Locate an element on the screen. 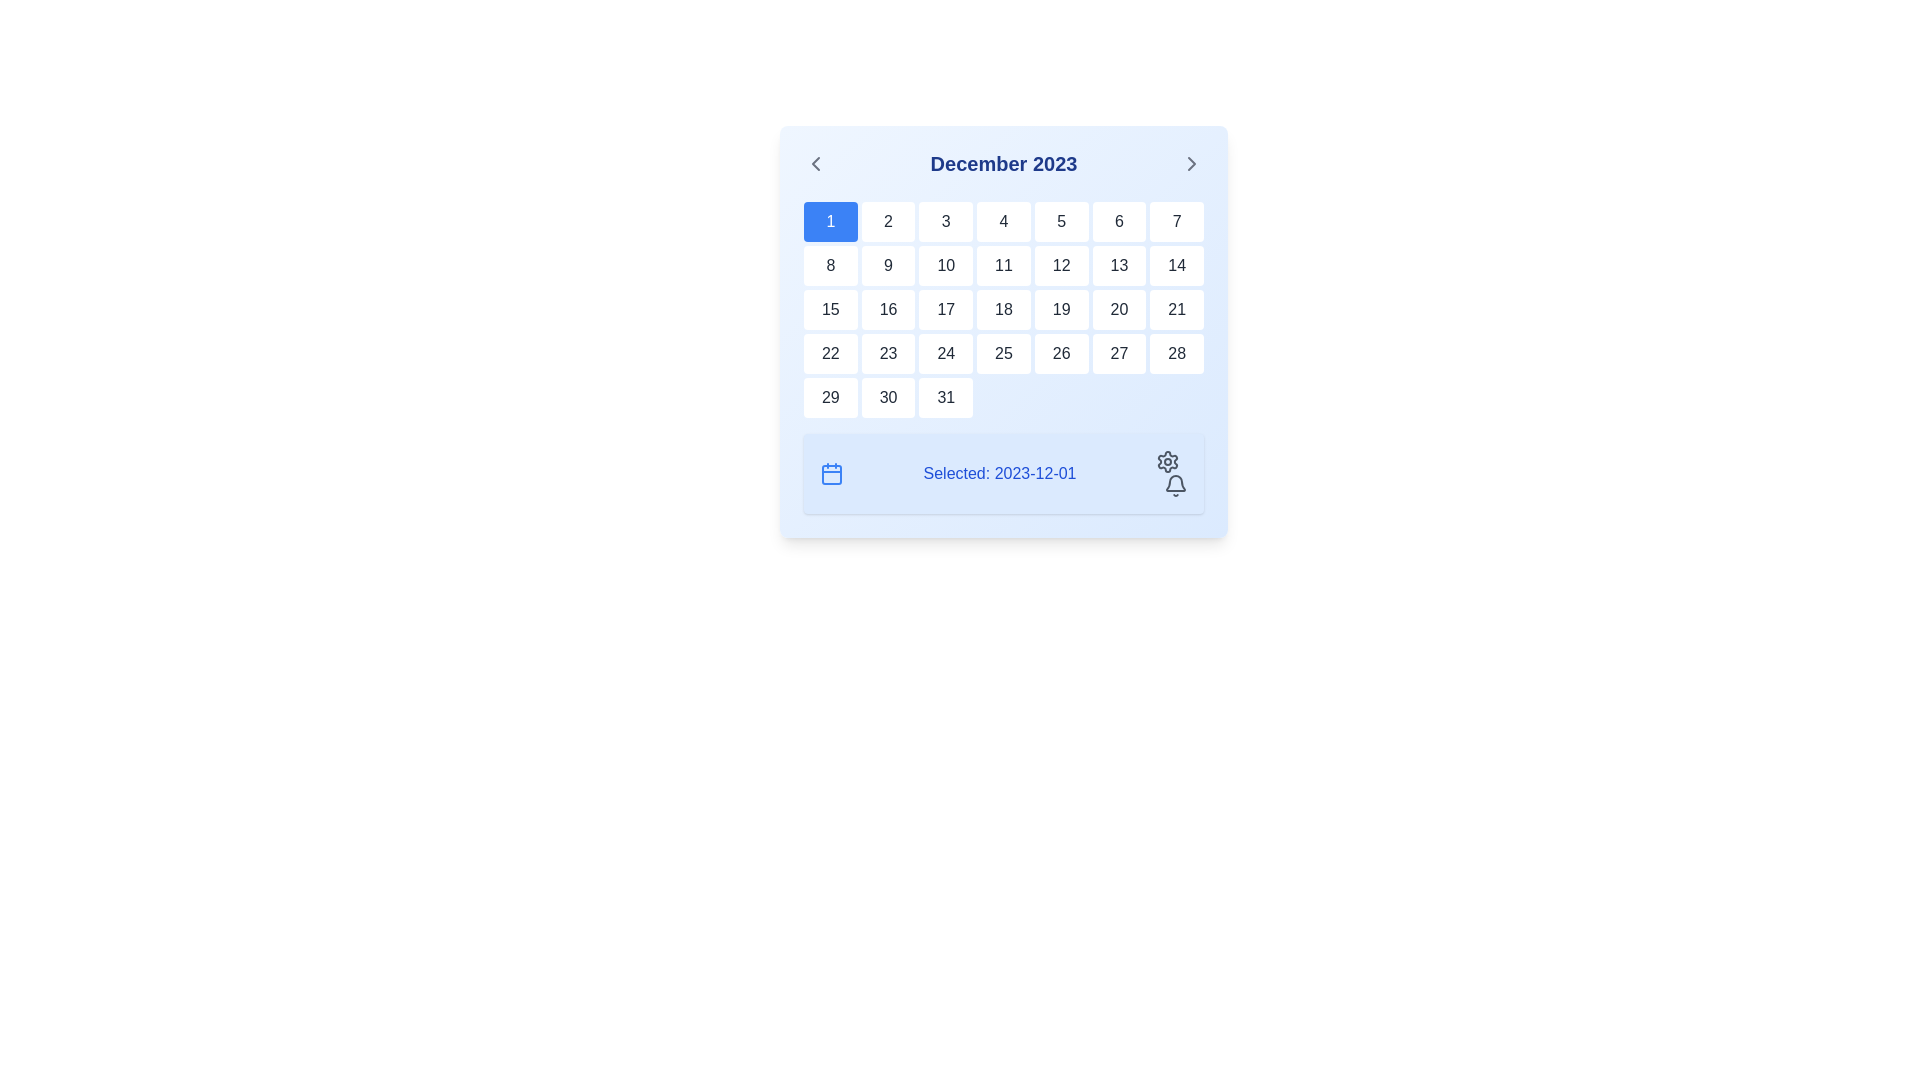 This screenshot has width=1920, height=1080. the clickable calendar day button representing the date '12' for keyboard navigation is located at coordinates (1060, 265).